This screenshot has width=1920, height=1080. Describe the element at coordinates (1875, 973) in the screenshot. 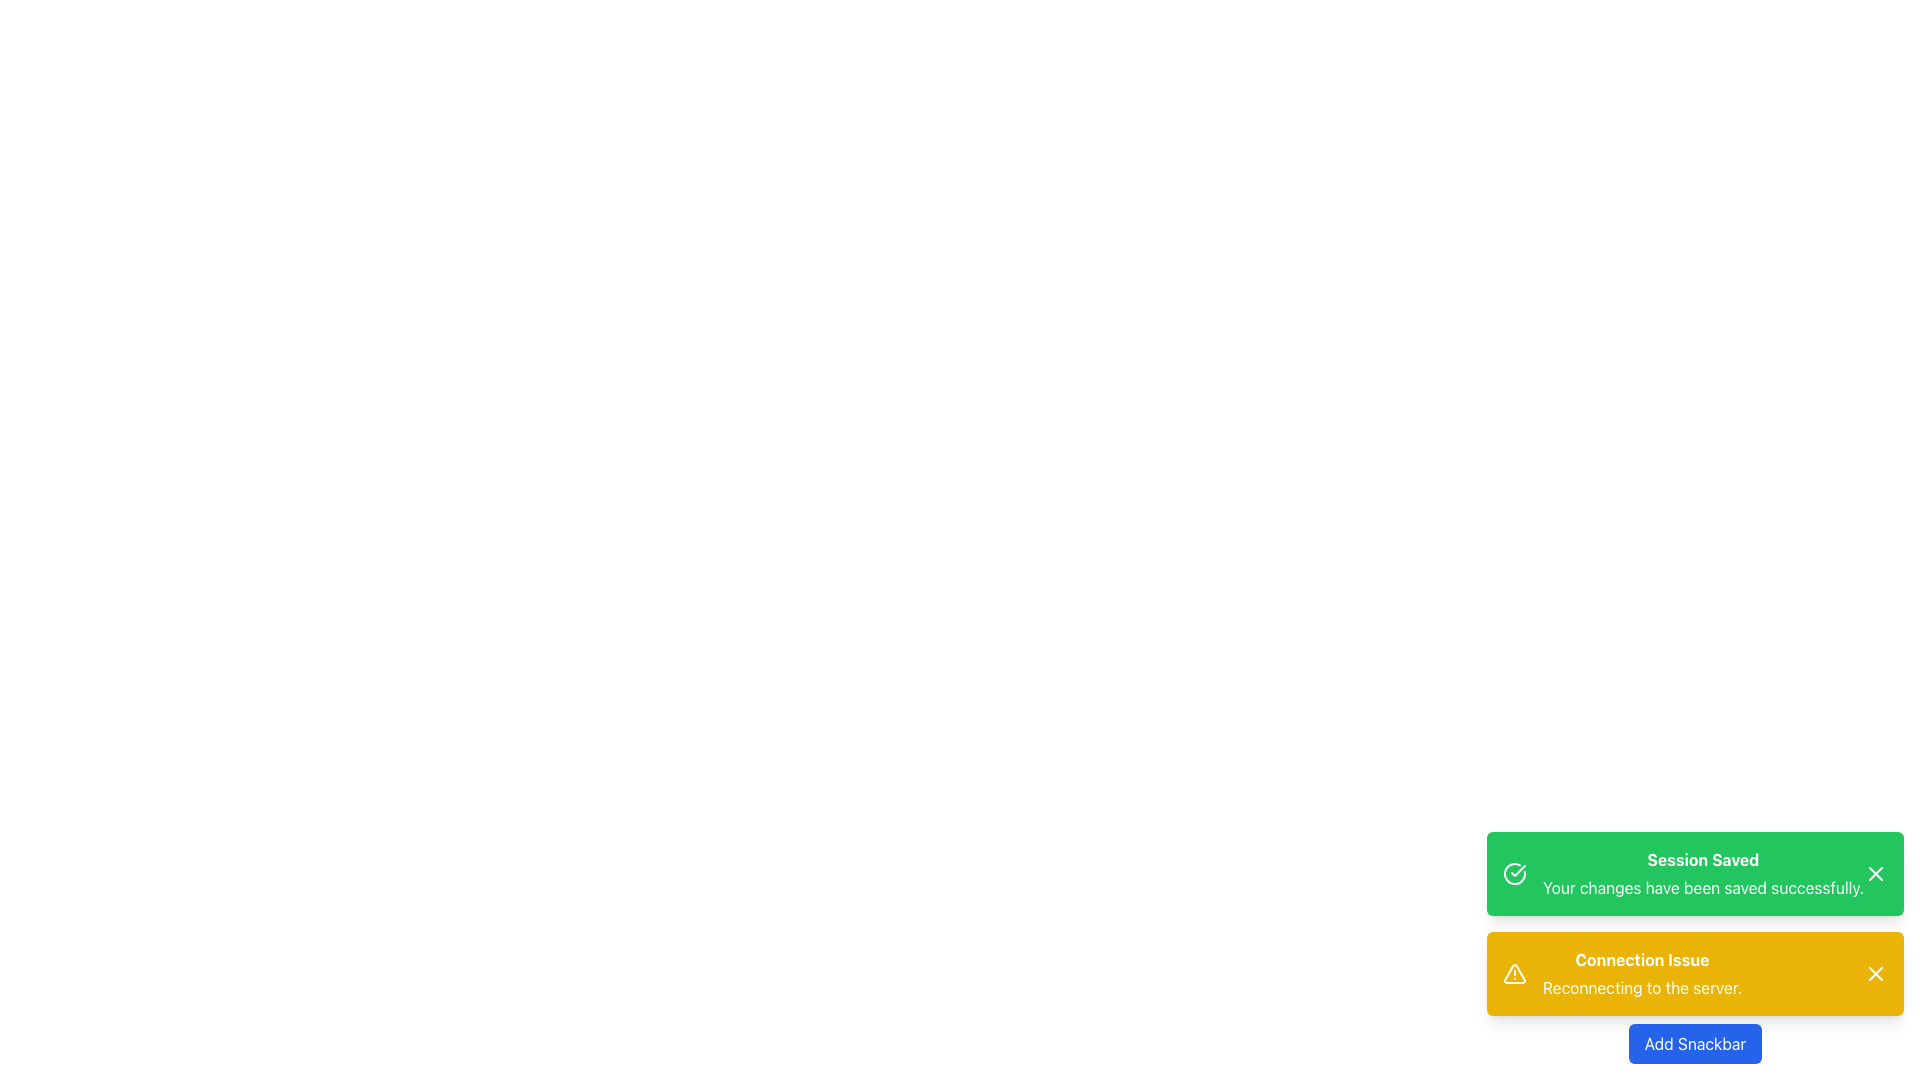

I see `the close button represented by an 'X' icon in the top-right corner of the yellow alert dialog that displays 'Connection Issue: Reconnecting to the server.'` at that location.